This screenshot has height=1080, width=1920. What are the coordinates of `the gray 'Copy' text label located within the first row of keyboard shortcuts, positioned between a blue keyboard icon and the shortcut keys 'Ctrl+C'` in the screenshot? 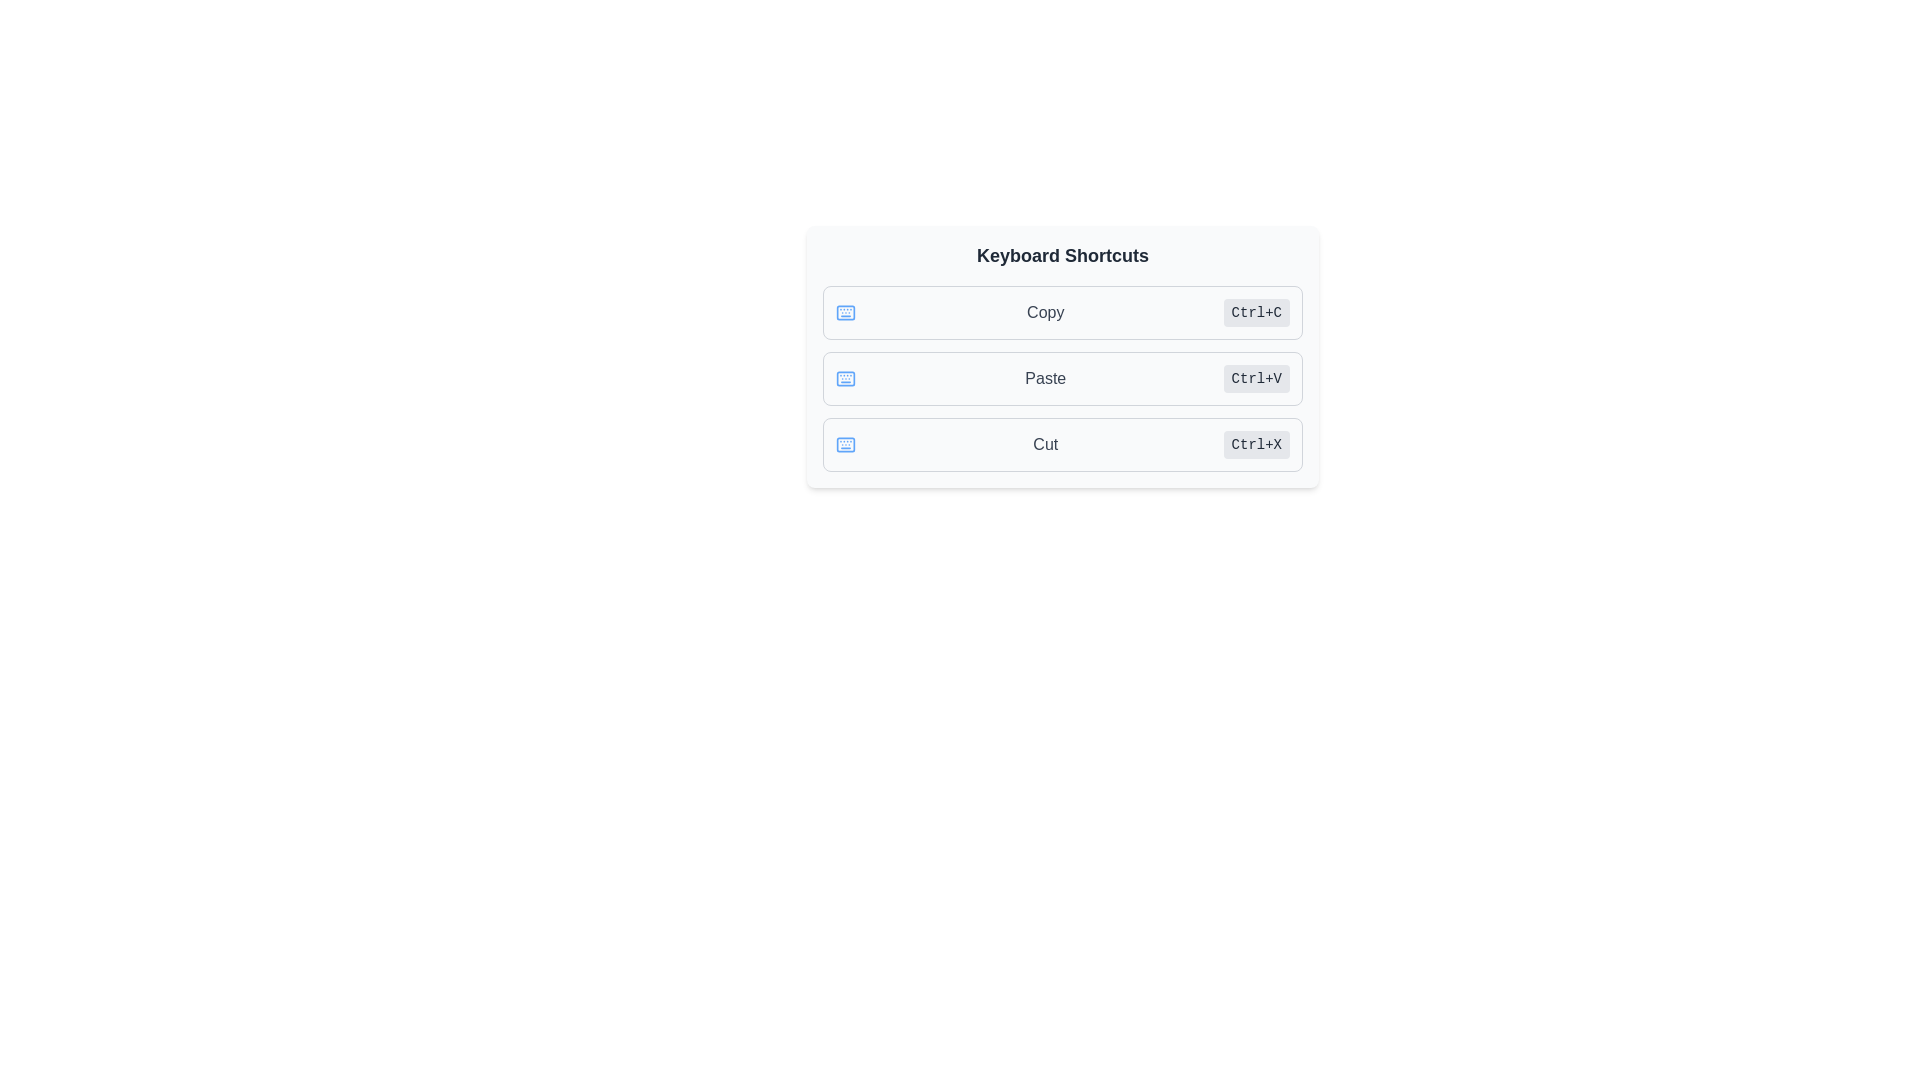 It's located at (1044, 312).